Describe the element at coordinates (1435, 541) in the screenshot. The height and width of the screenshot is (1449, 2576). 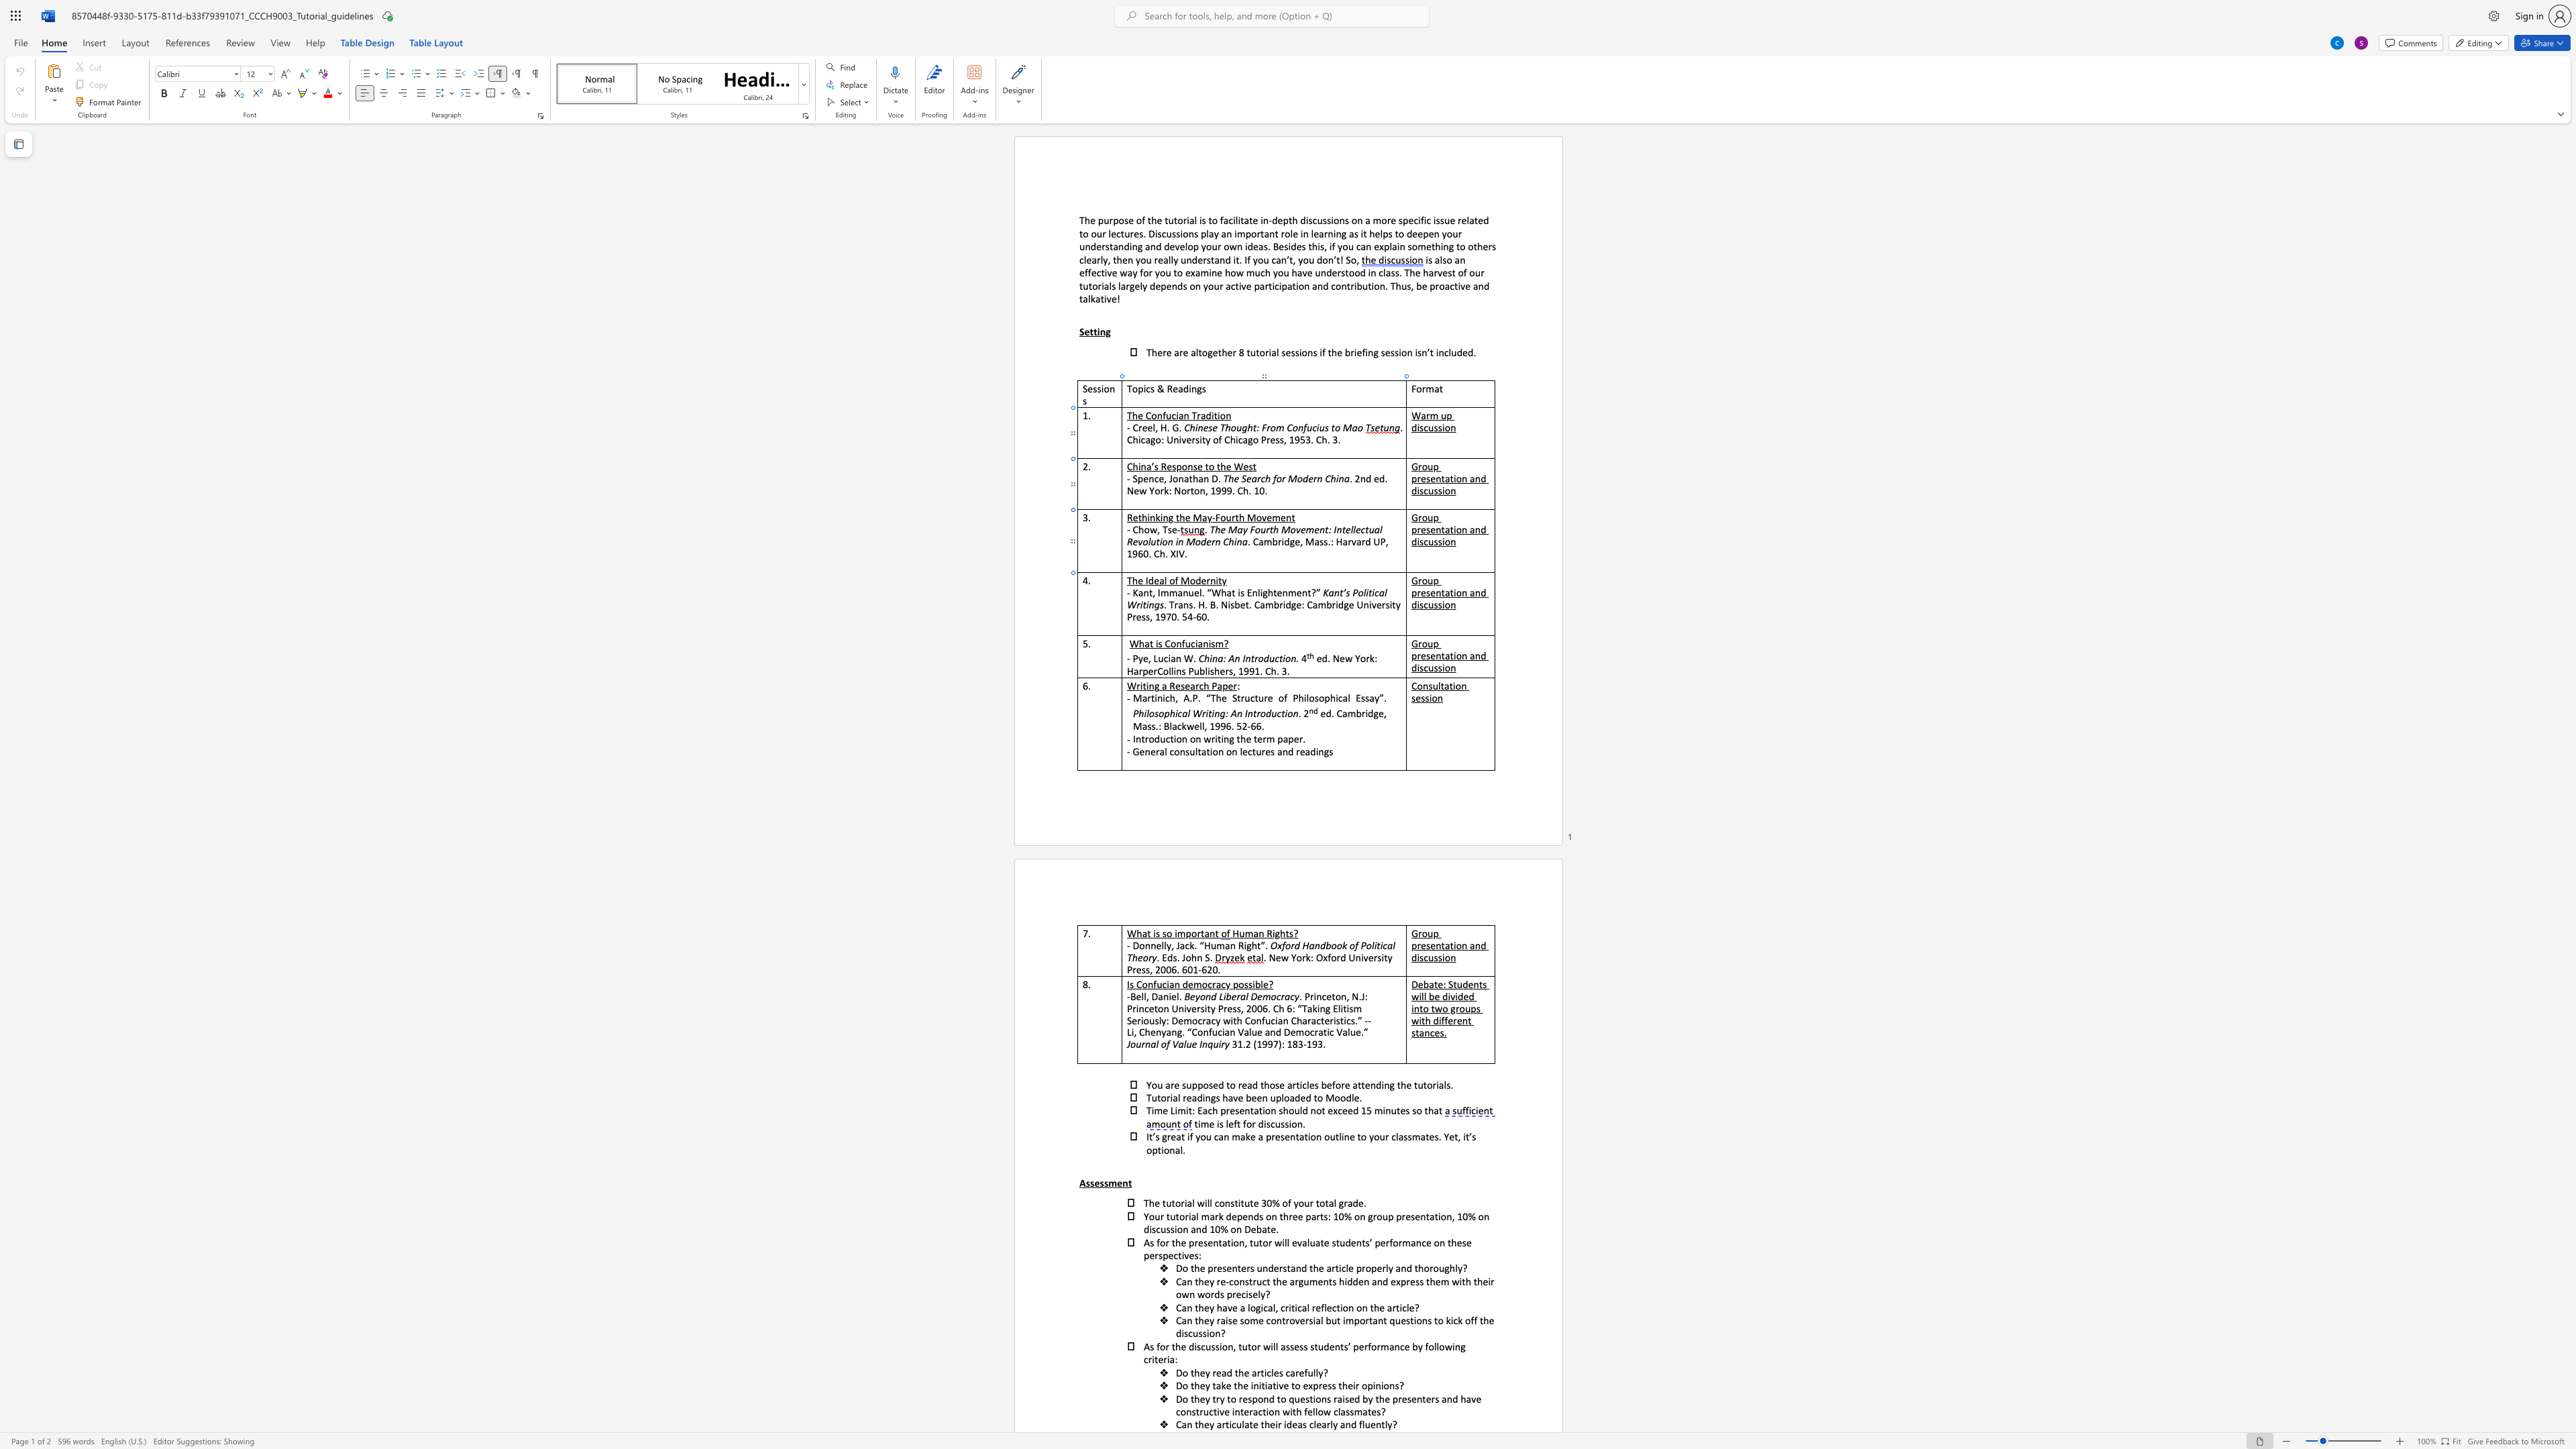
I see `the 3th character "s" in the text` at that location.